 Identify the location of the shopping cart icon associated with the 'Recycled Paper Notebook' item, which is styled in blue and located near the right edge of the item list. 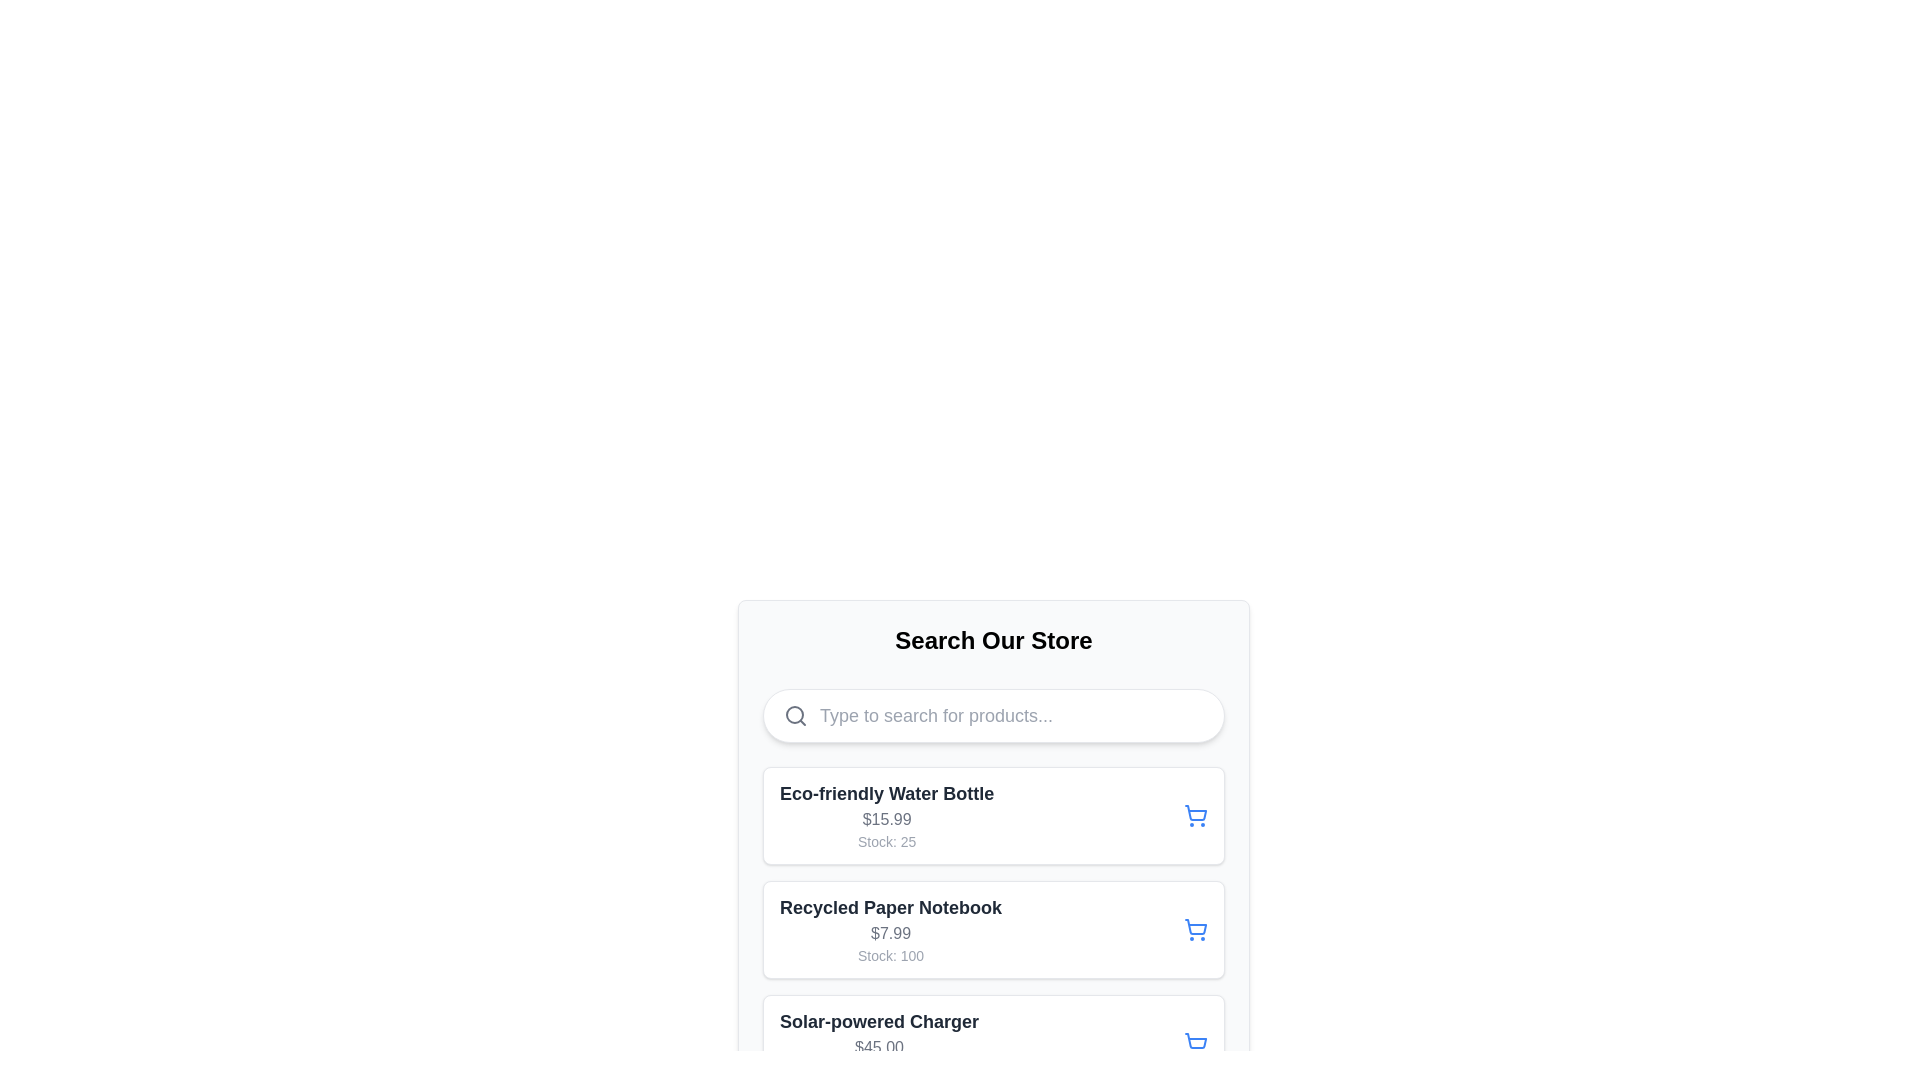
(1196, 927).